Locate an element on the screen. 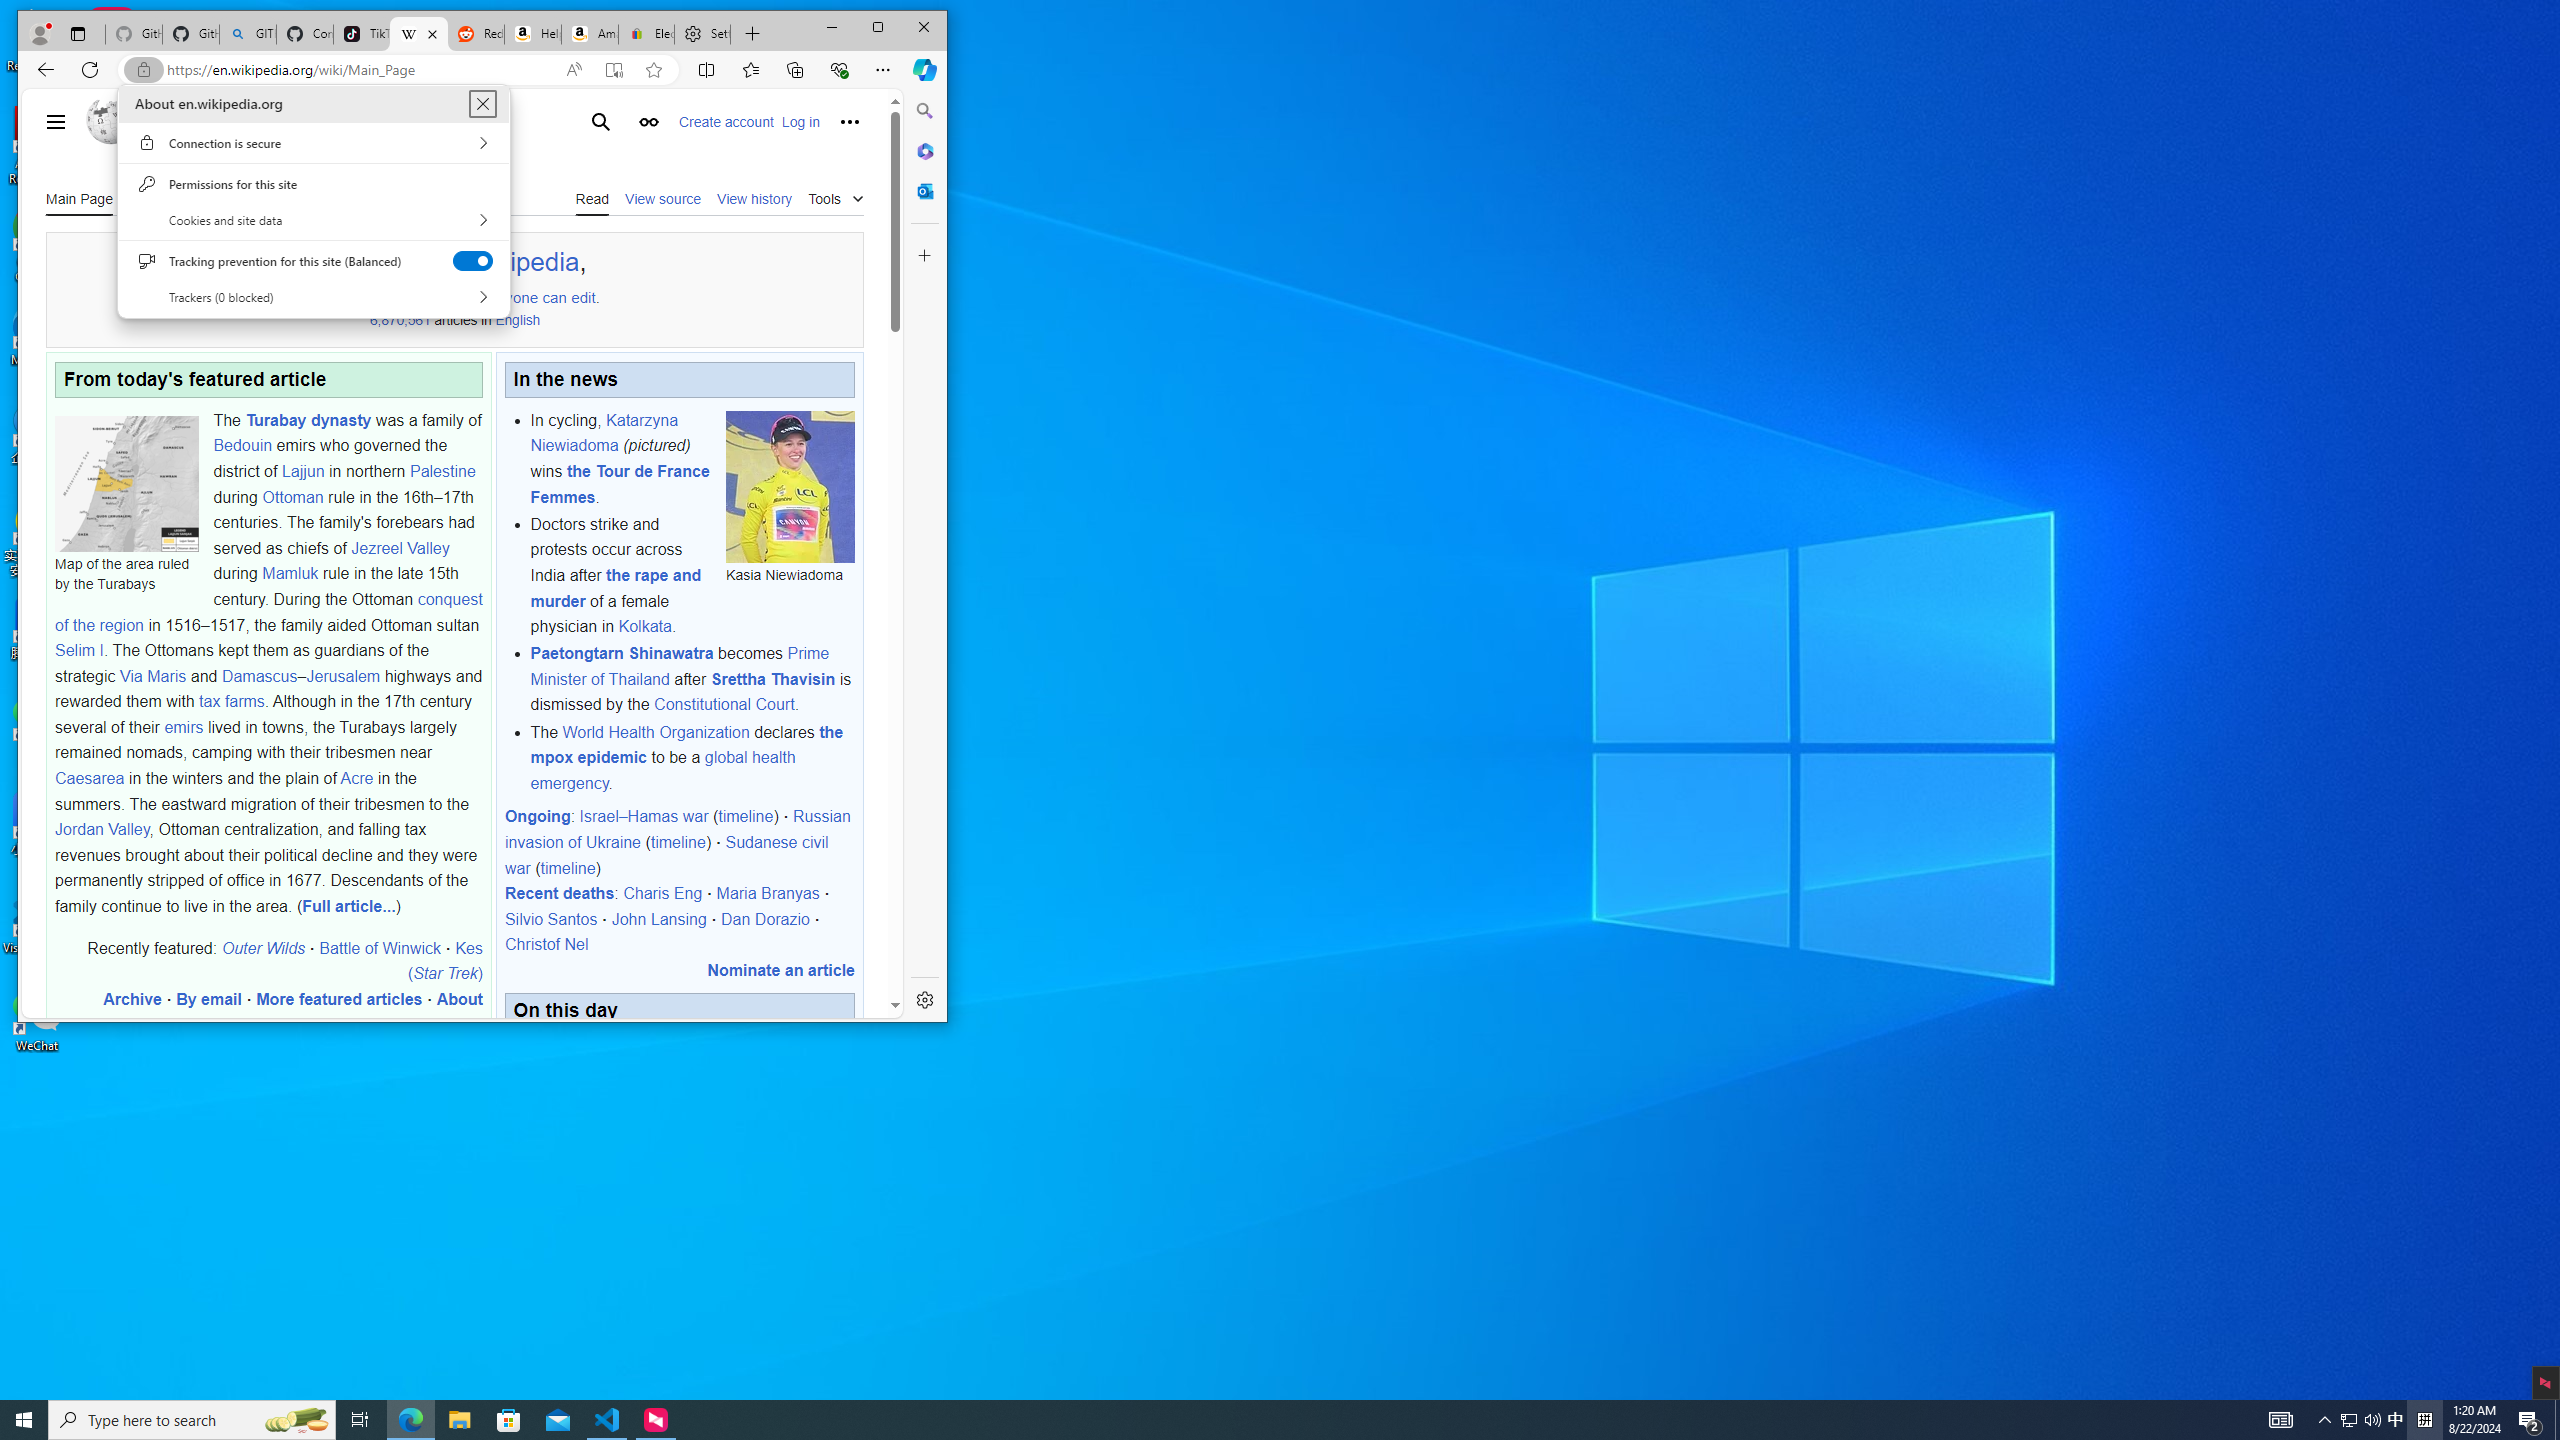 The width and height of the screenshot is (2560, 1440). 'Charis Eng' is located at coordinates (663, 893).